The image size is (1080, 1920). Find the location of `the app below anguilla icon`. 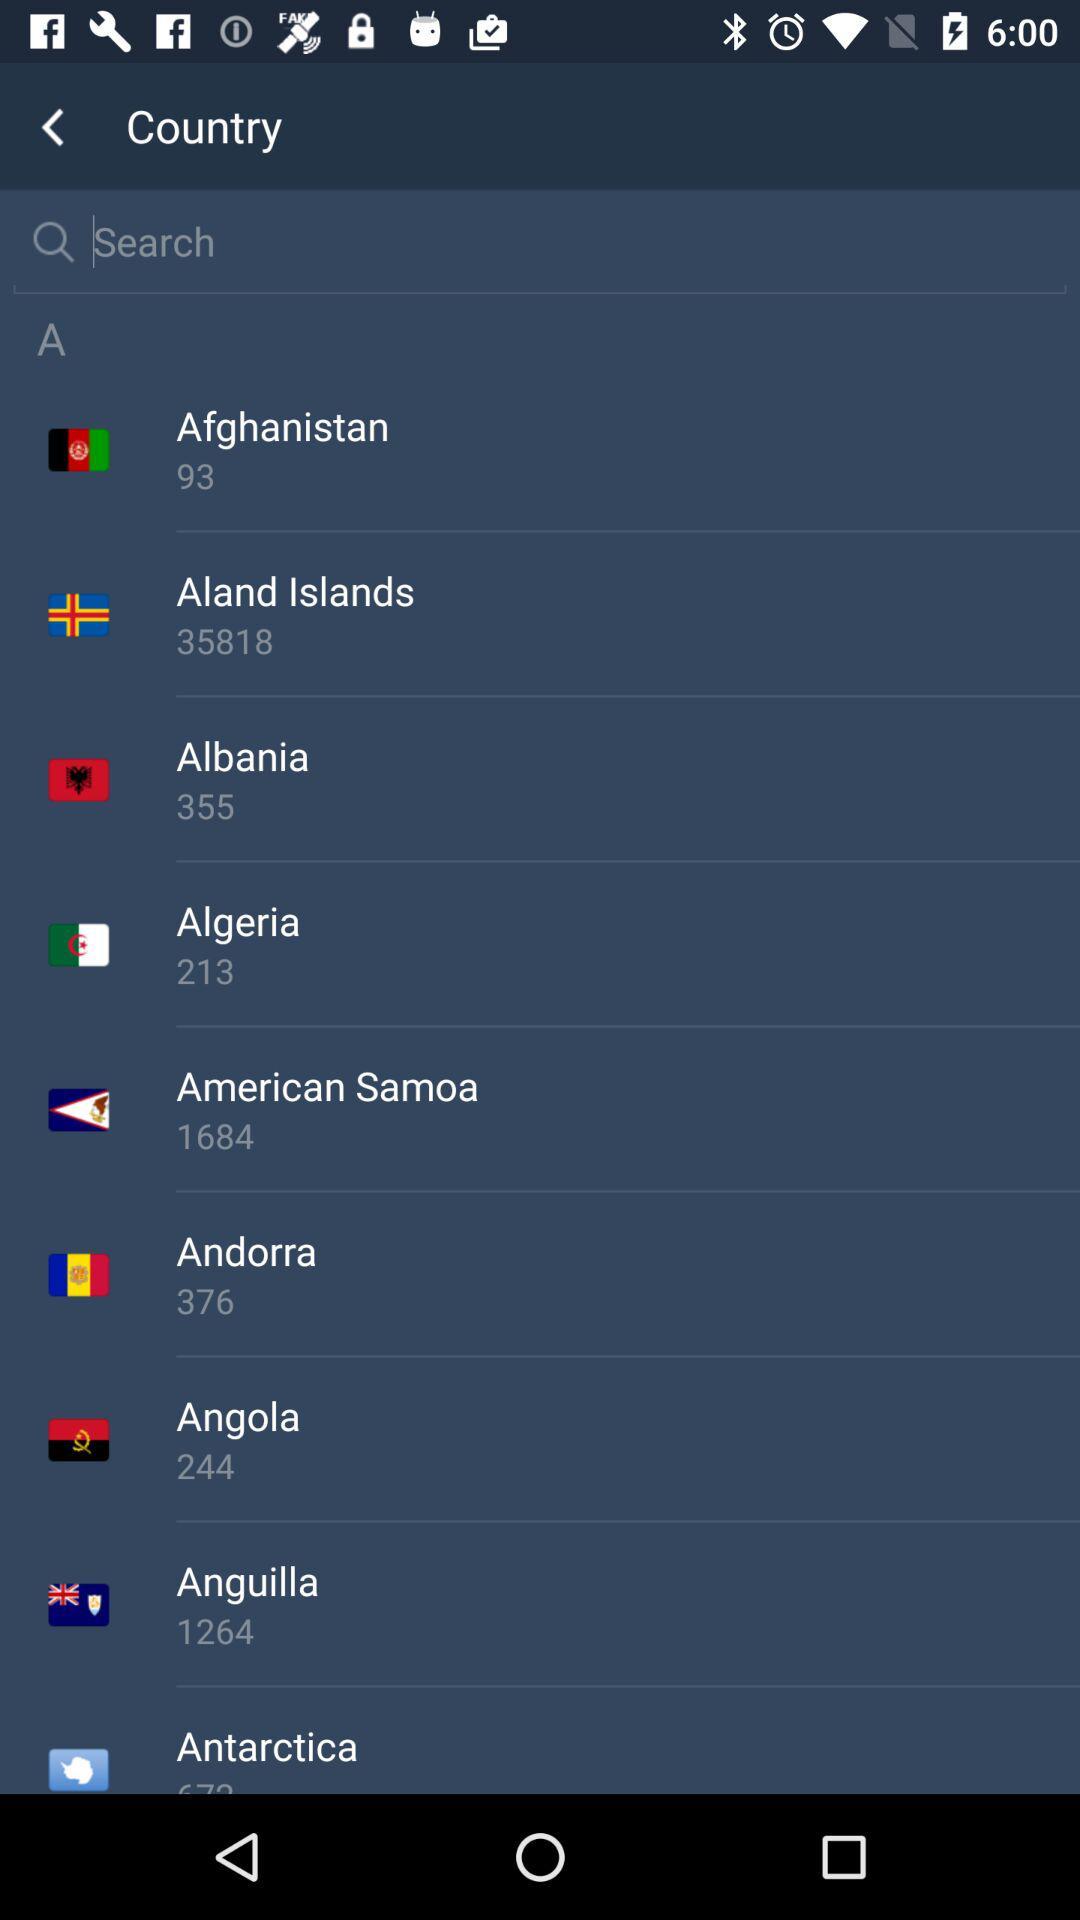

the app below anguilla icon is located at coordinates (627, 1630).